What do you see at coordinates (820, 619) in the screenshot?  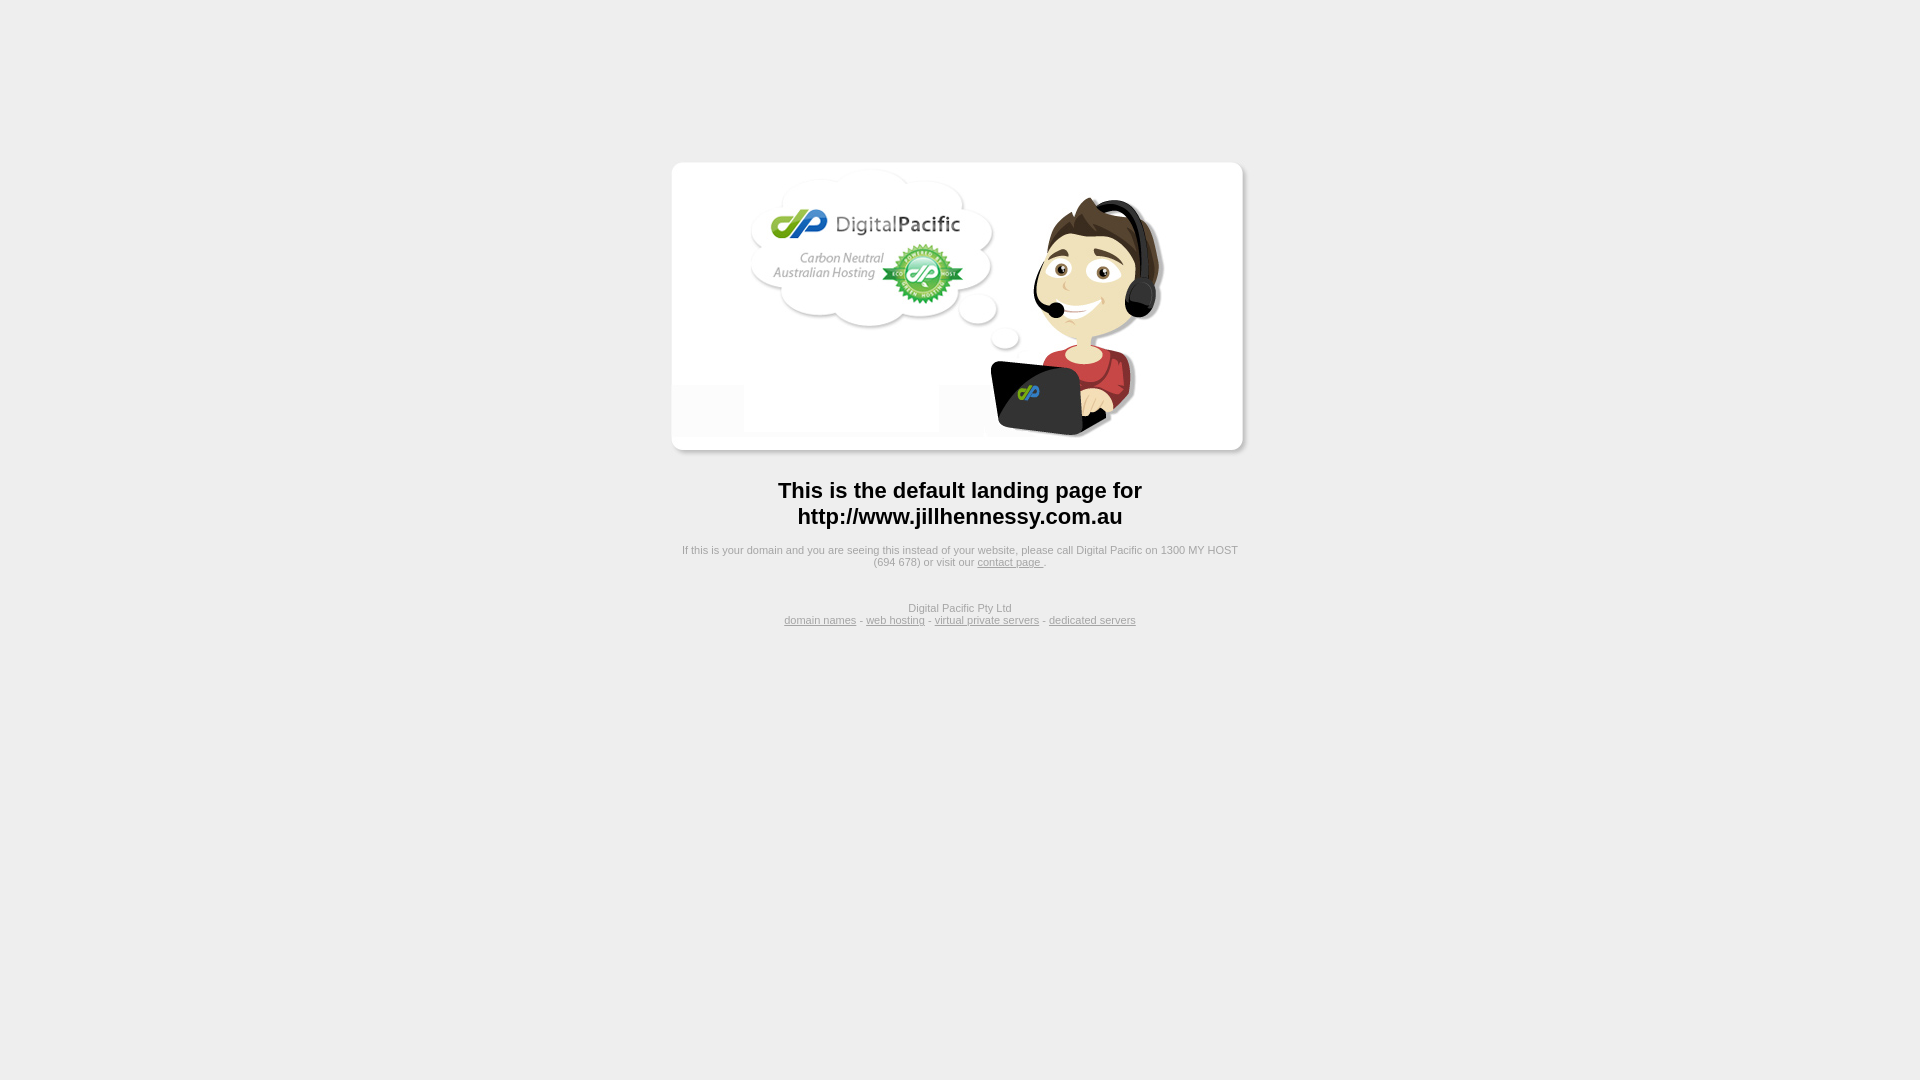 I see `'domain names'` at bounding box center [820, 619].